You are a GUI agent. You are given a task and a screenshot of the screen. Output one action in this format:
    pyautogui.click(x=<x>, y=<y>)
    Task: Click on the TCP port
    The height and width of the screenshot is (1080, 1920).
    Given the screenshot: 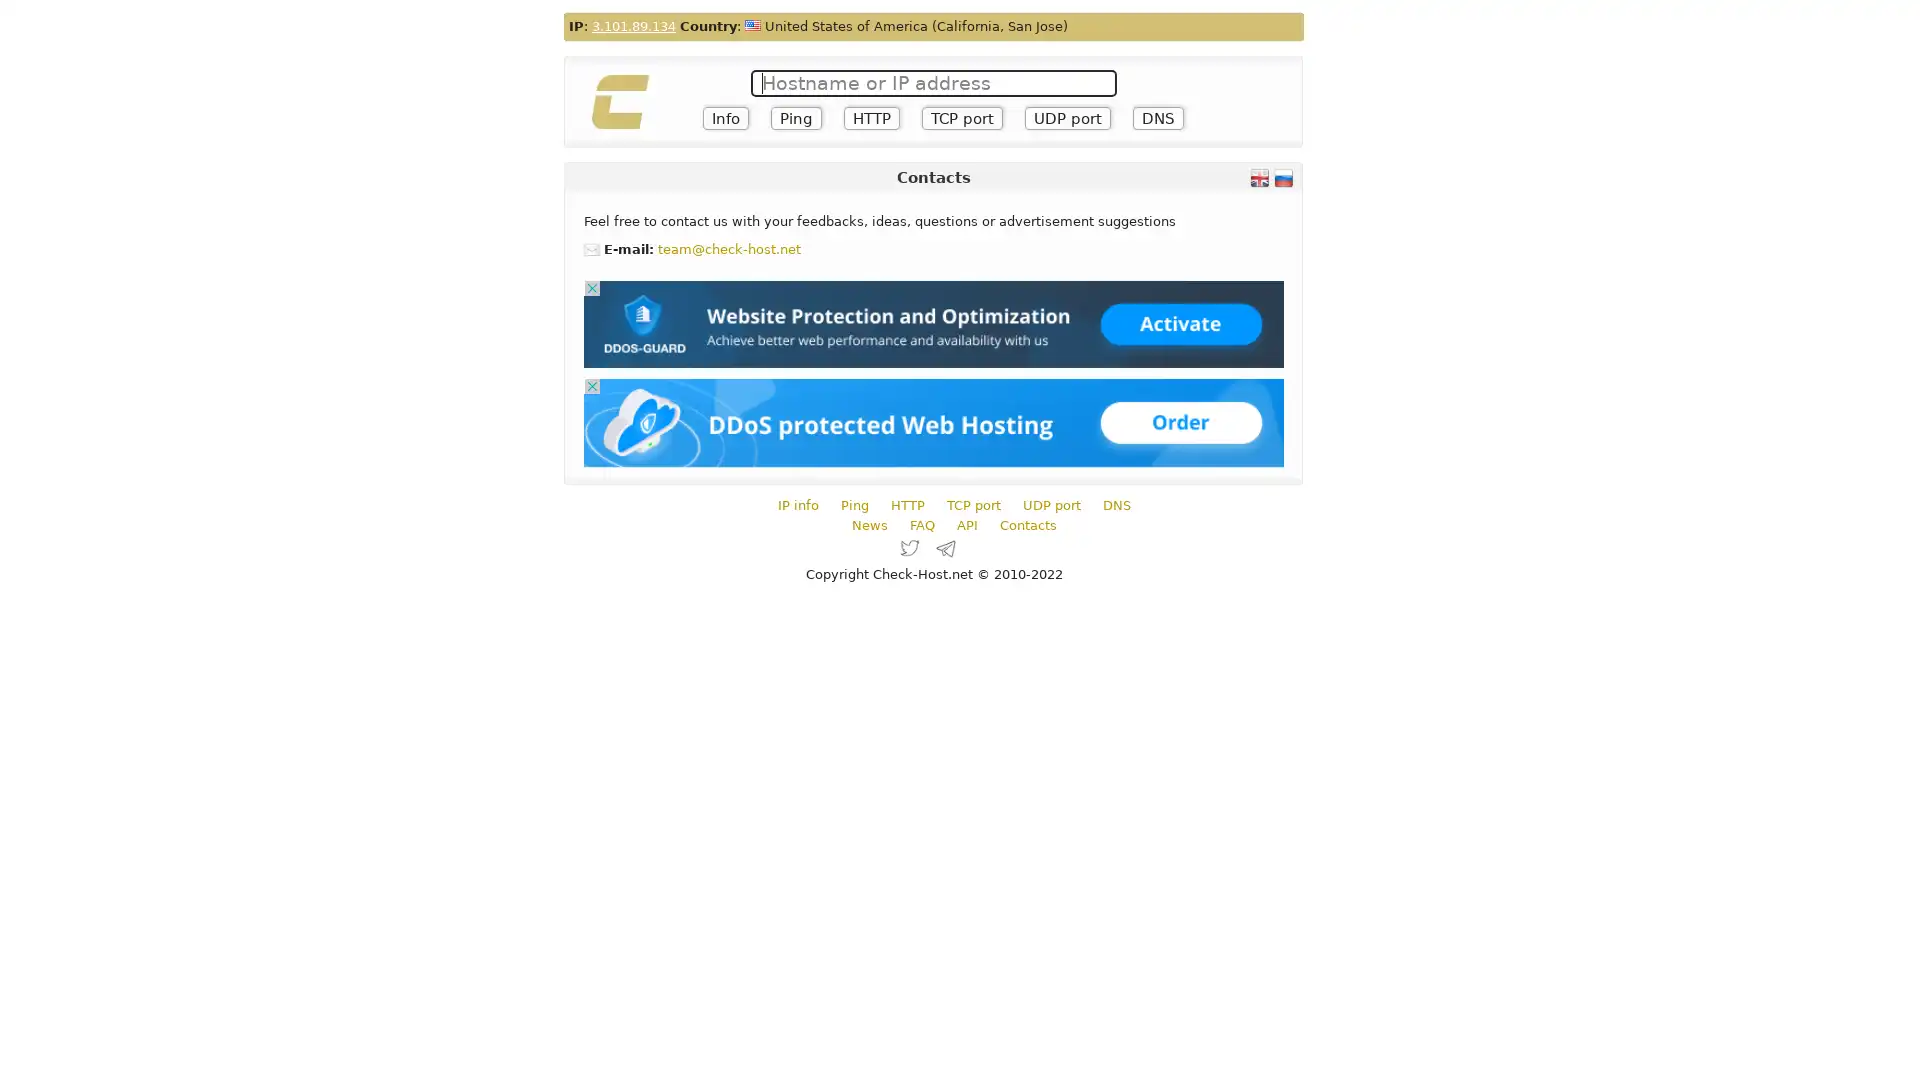 What is the action you would take?
    pyautogui.click(x=961, y=118)
    